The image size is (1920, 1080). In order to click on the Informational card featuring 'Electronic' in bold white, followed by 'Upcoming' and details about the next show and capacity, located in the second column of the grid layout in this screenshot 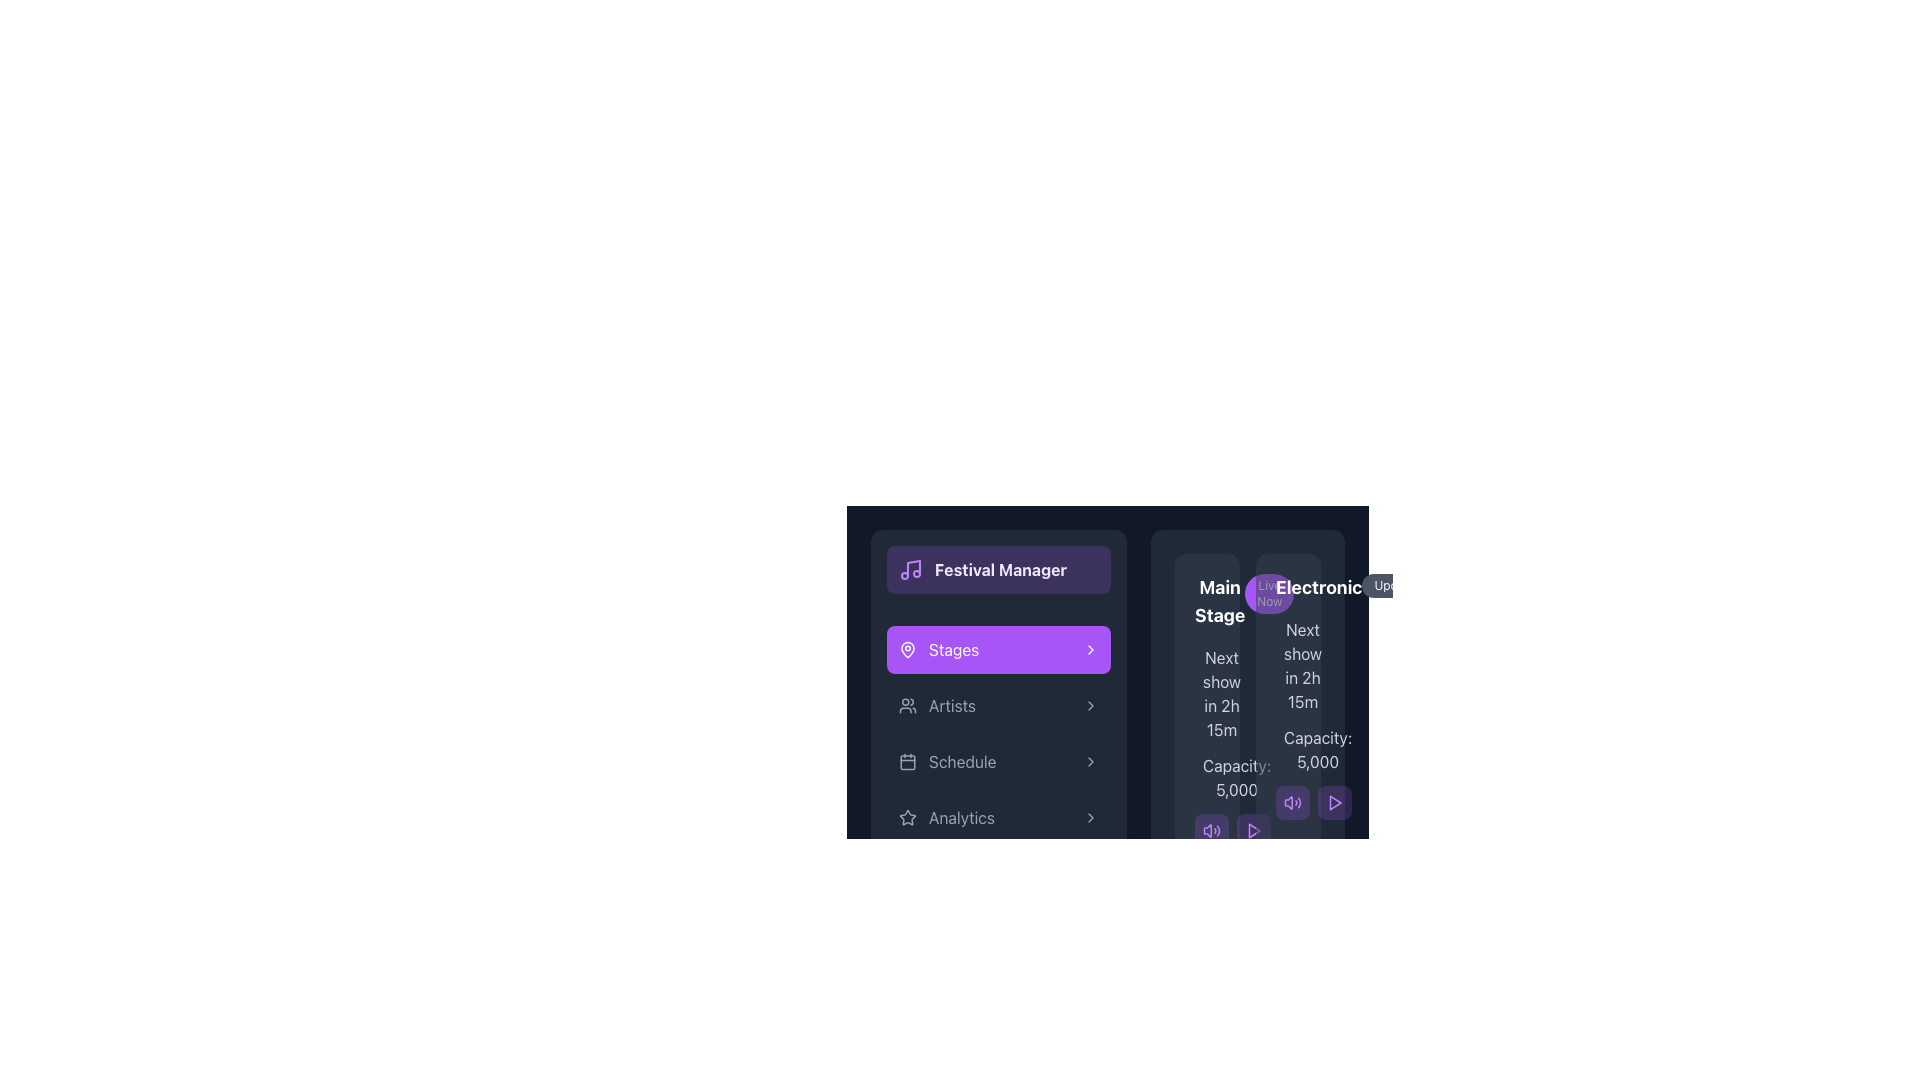, I will do `click(1288, 709)`.